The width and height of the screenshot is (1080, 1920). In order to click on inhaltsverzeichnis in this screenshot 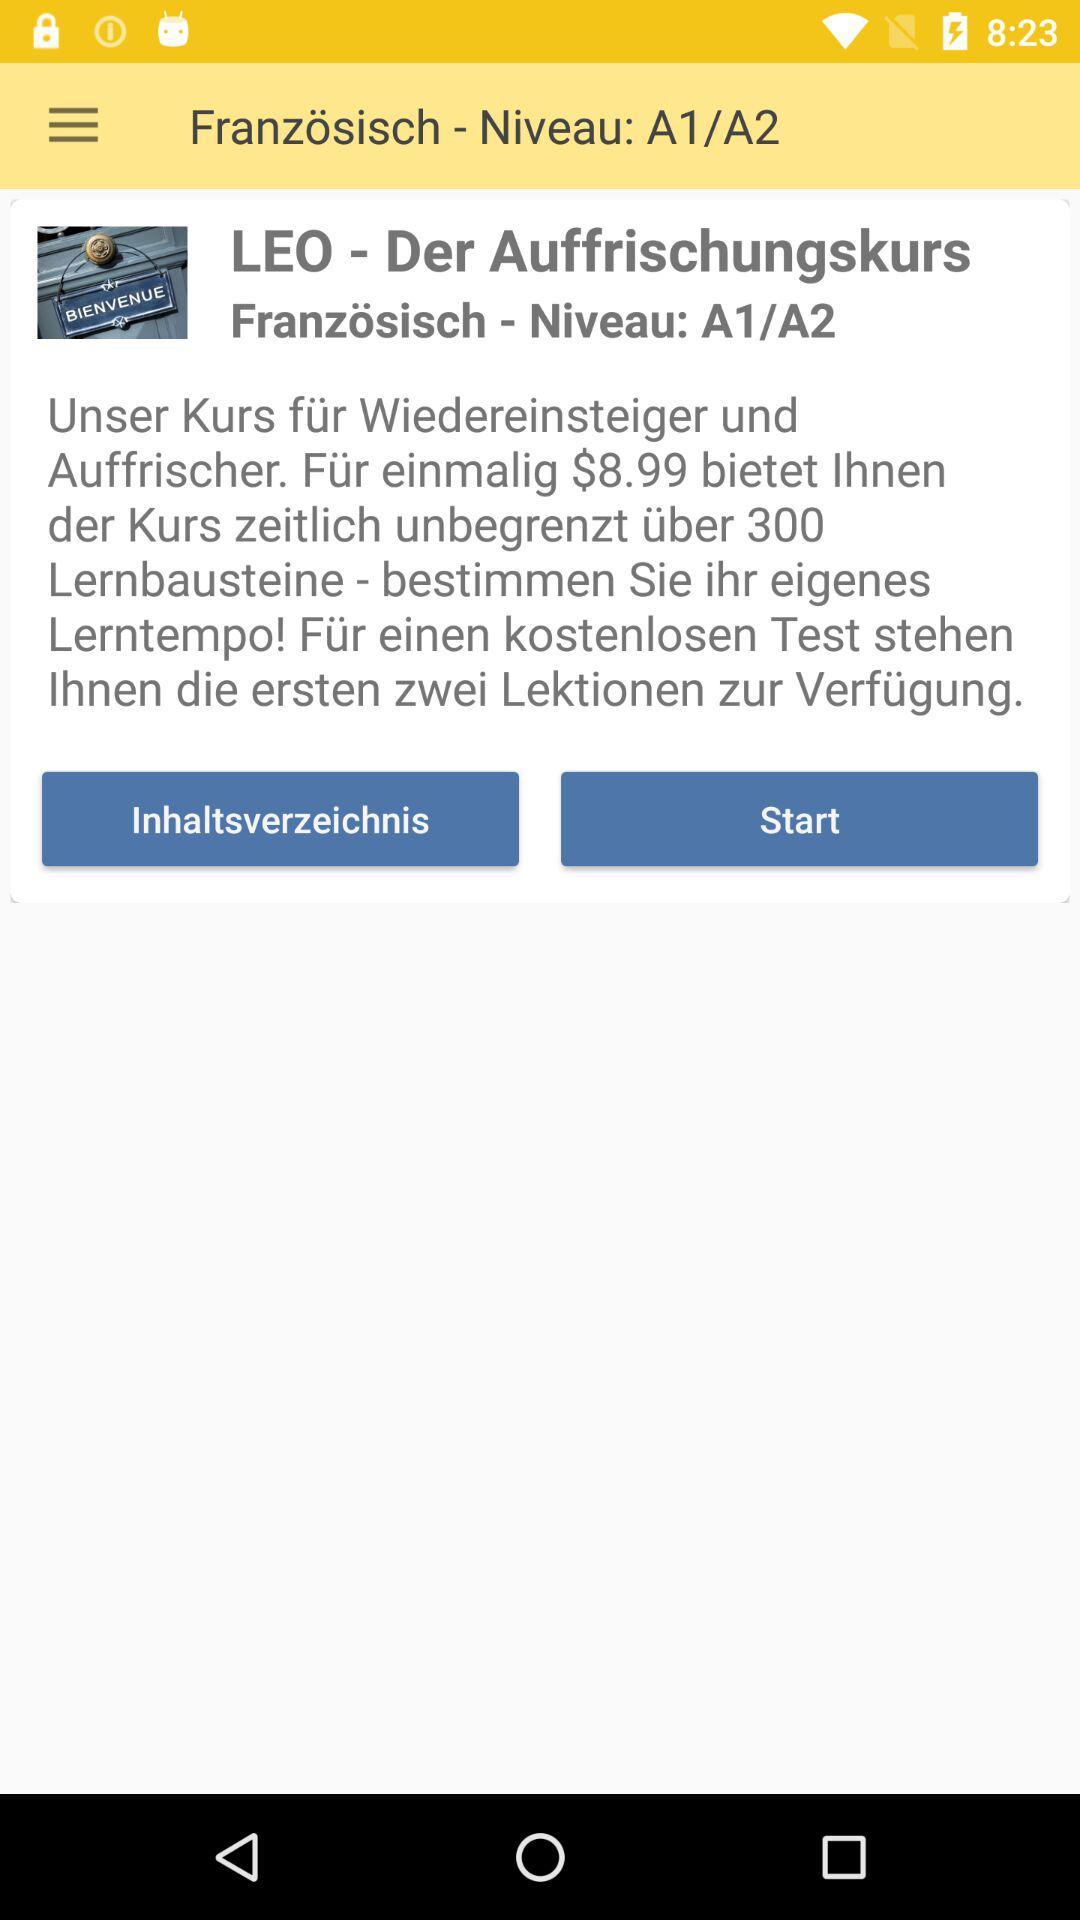, I will do `click(280, 819)`.